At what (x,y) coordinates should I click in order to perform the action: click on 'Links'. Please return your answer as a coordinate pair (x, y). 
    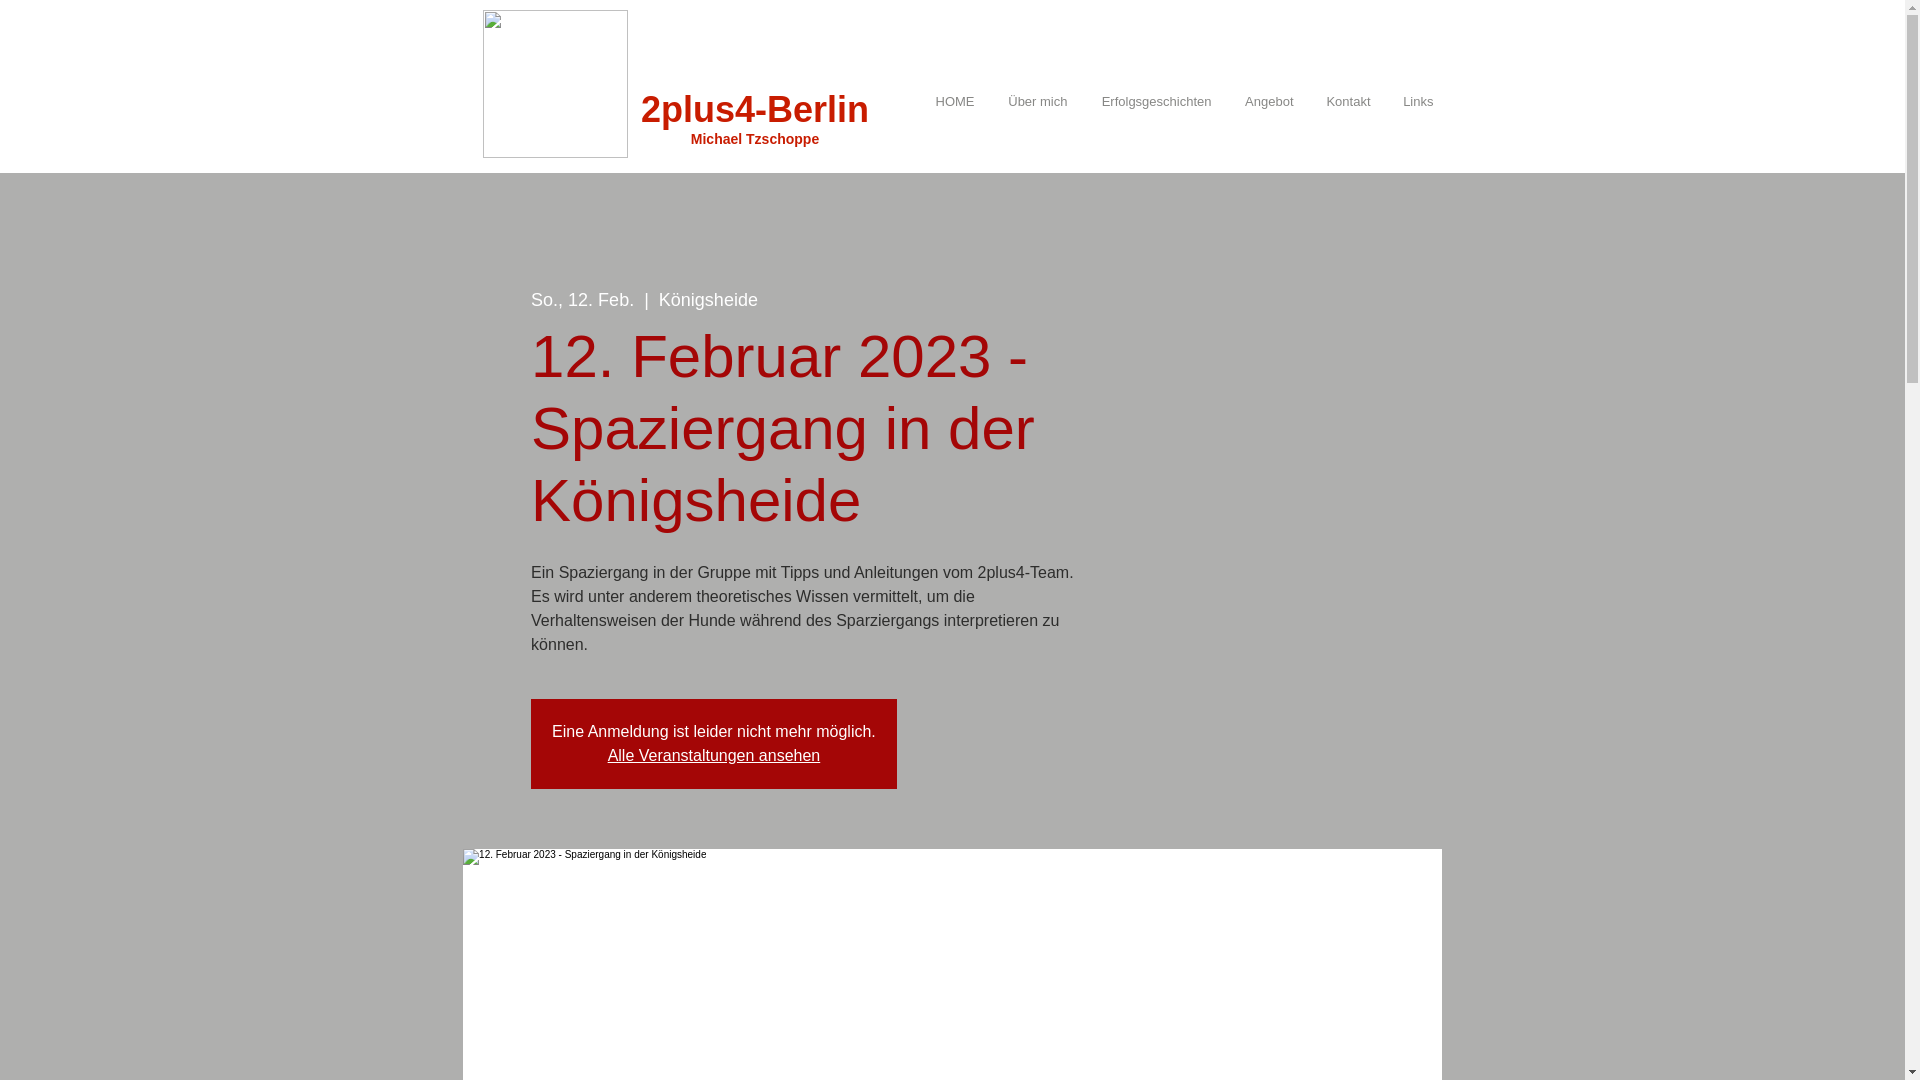
    Looking at the image, I should click on (1412, 101).